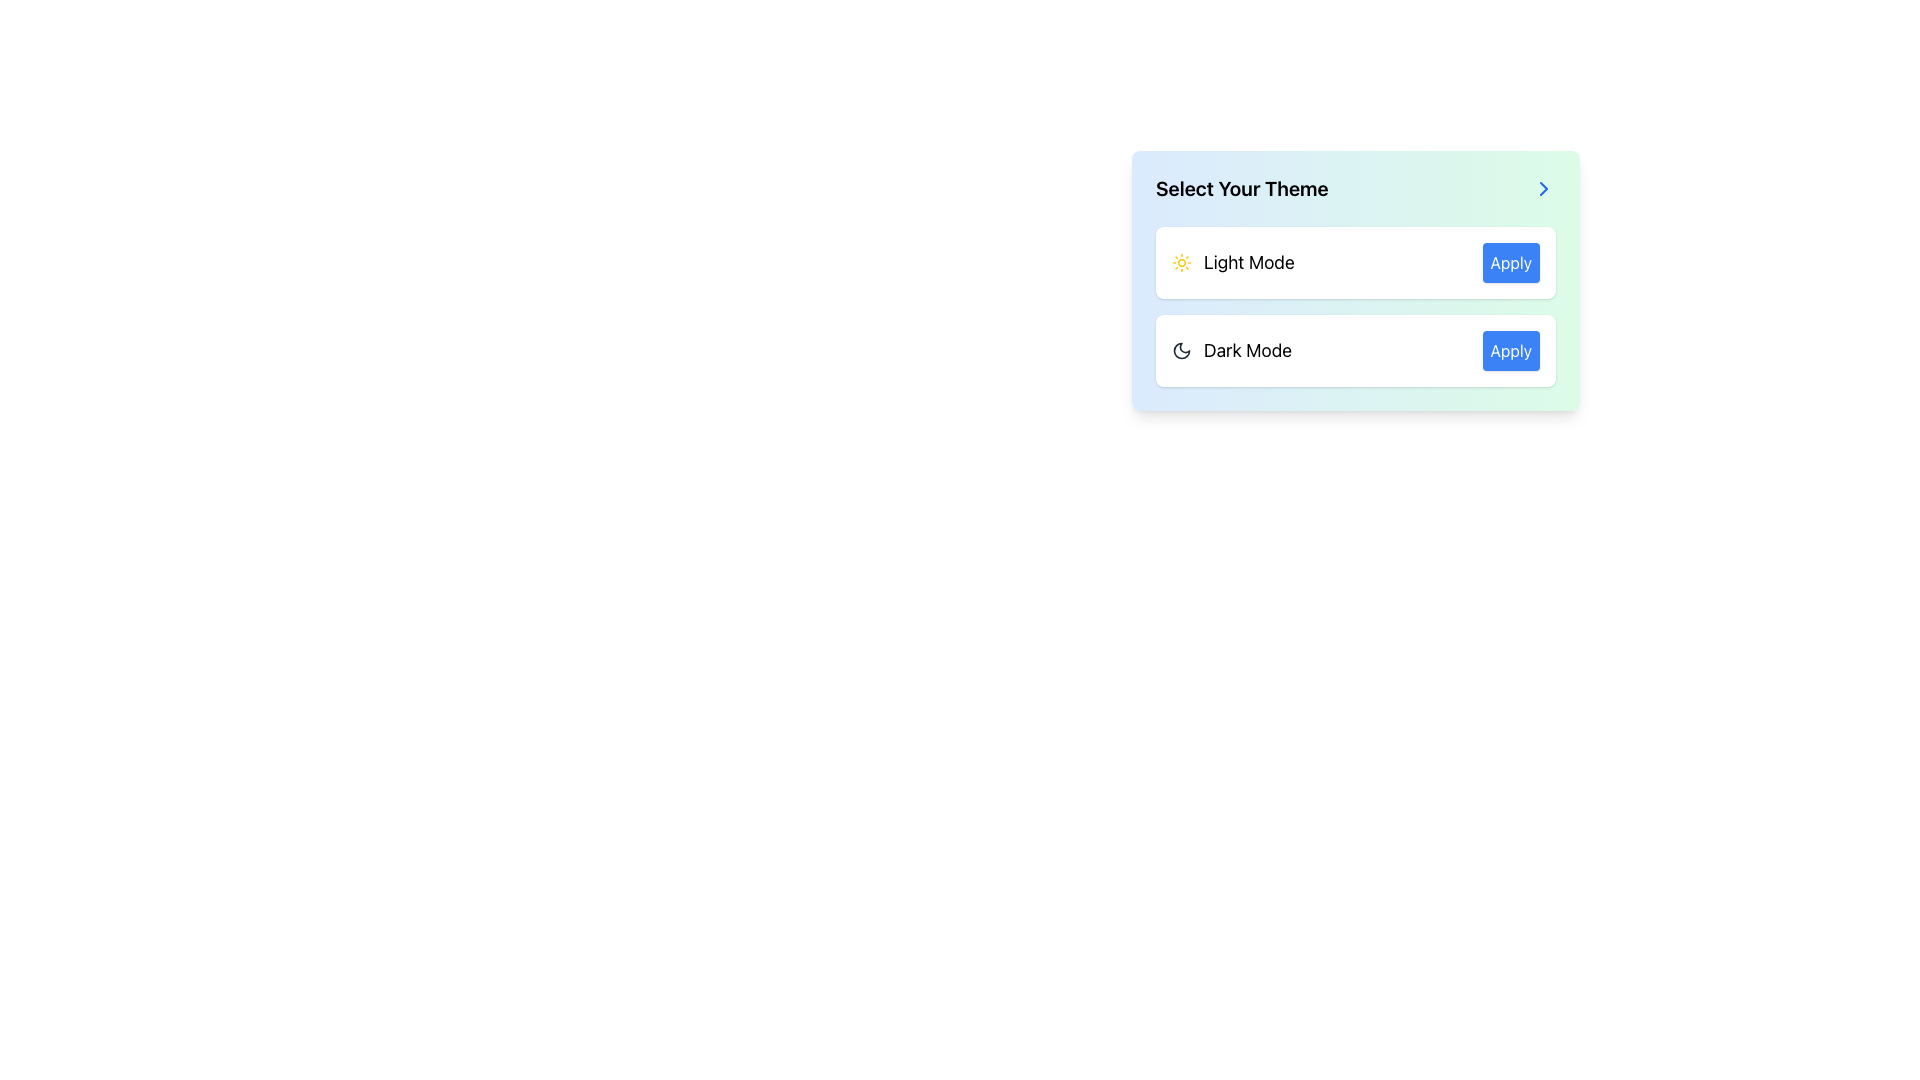  I want to click on the 'Dark Mode' icon located to the left of the 'Dark Mode' text label, which is in the theme options selection row, so click(1181, 350).